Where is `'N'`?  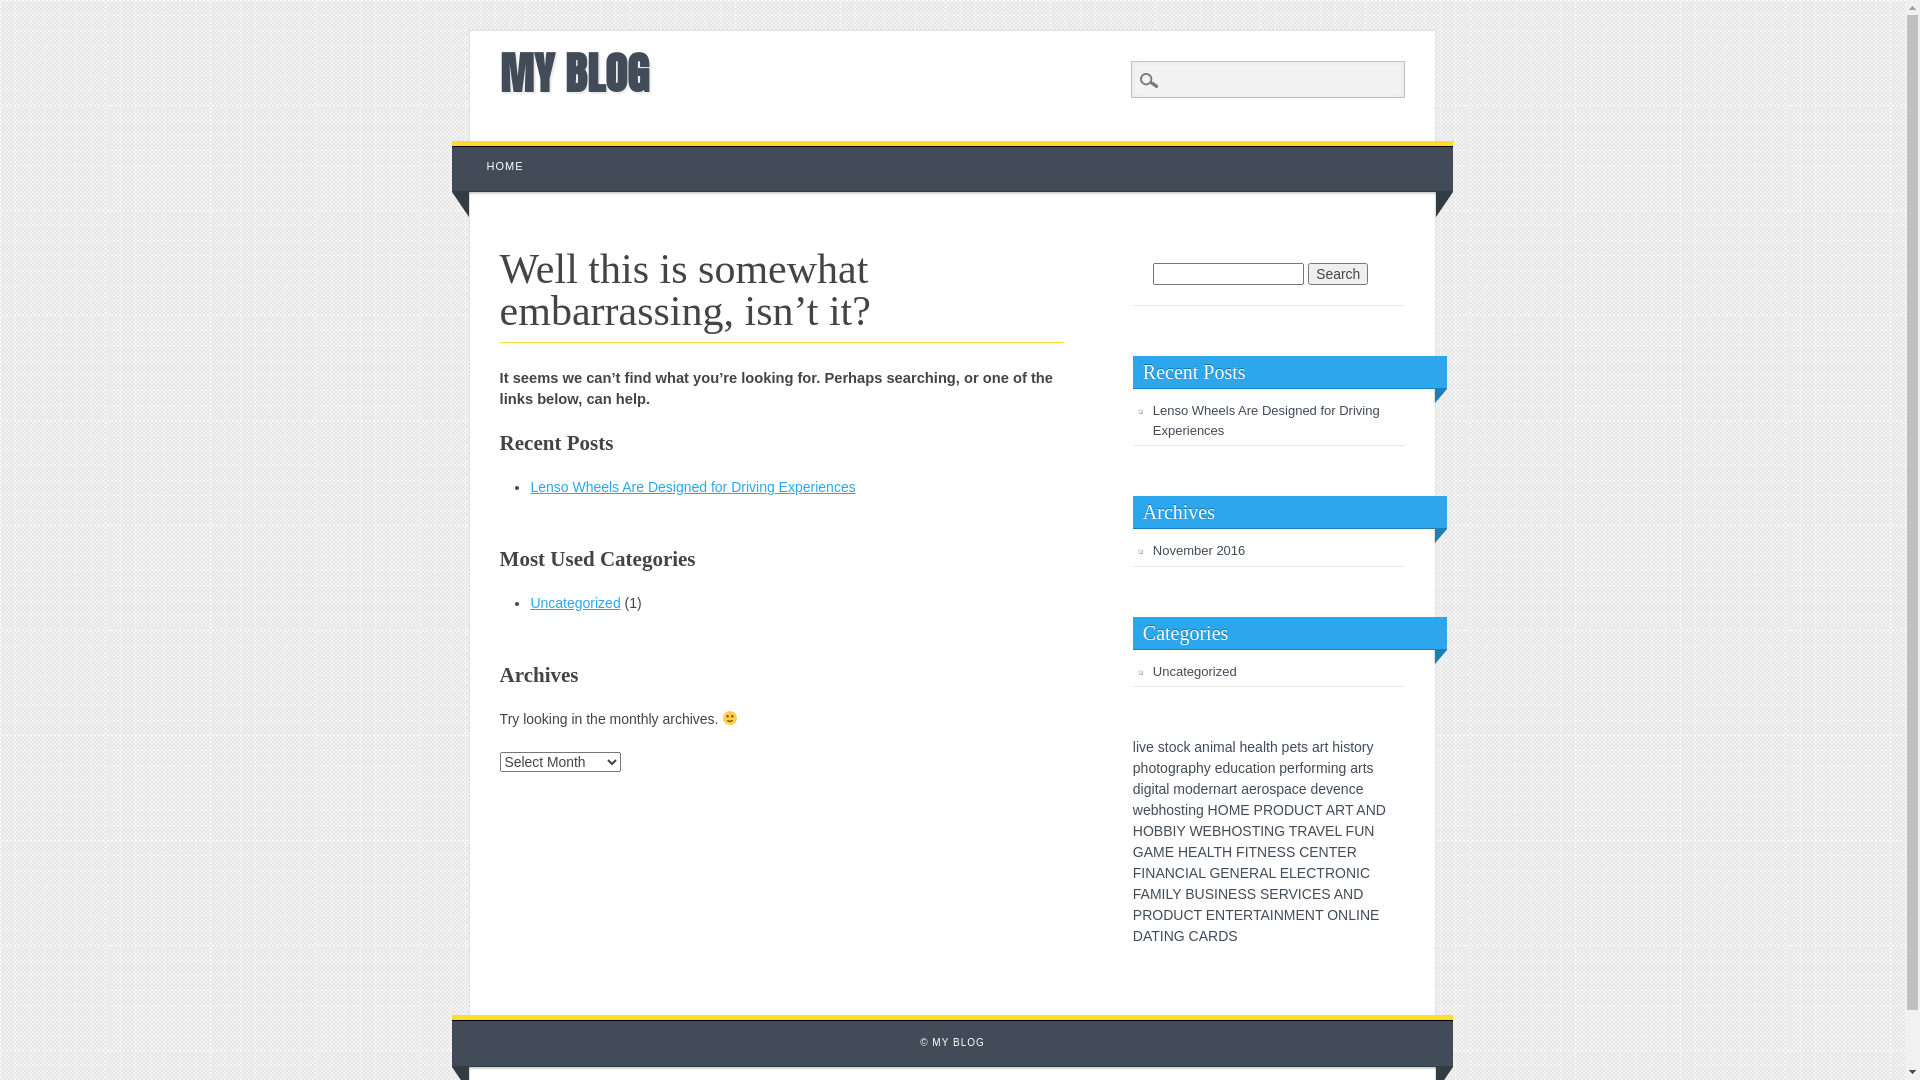 'N' is located at coordinates (1363, 914).